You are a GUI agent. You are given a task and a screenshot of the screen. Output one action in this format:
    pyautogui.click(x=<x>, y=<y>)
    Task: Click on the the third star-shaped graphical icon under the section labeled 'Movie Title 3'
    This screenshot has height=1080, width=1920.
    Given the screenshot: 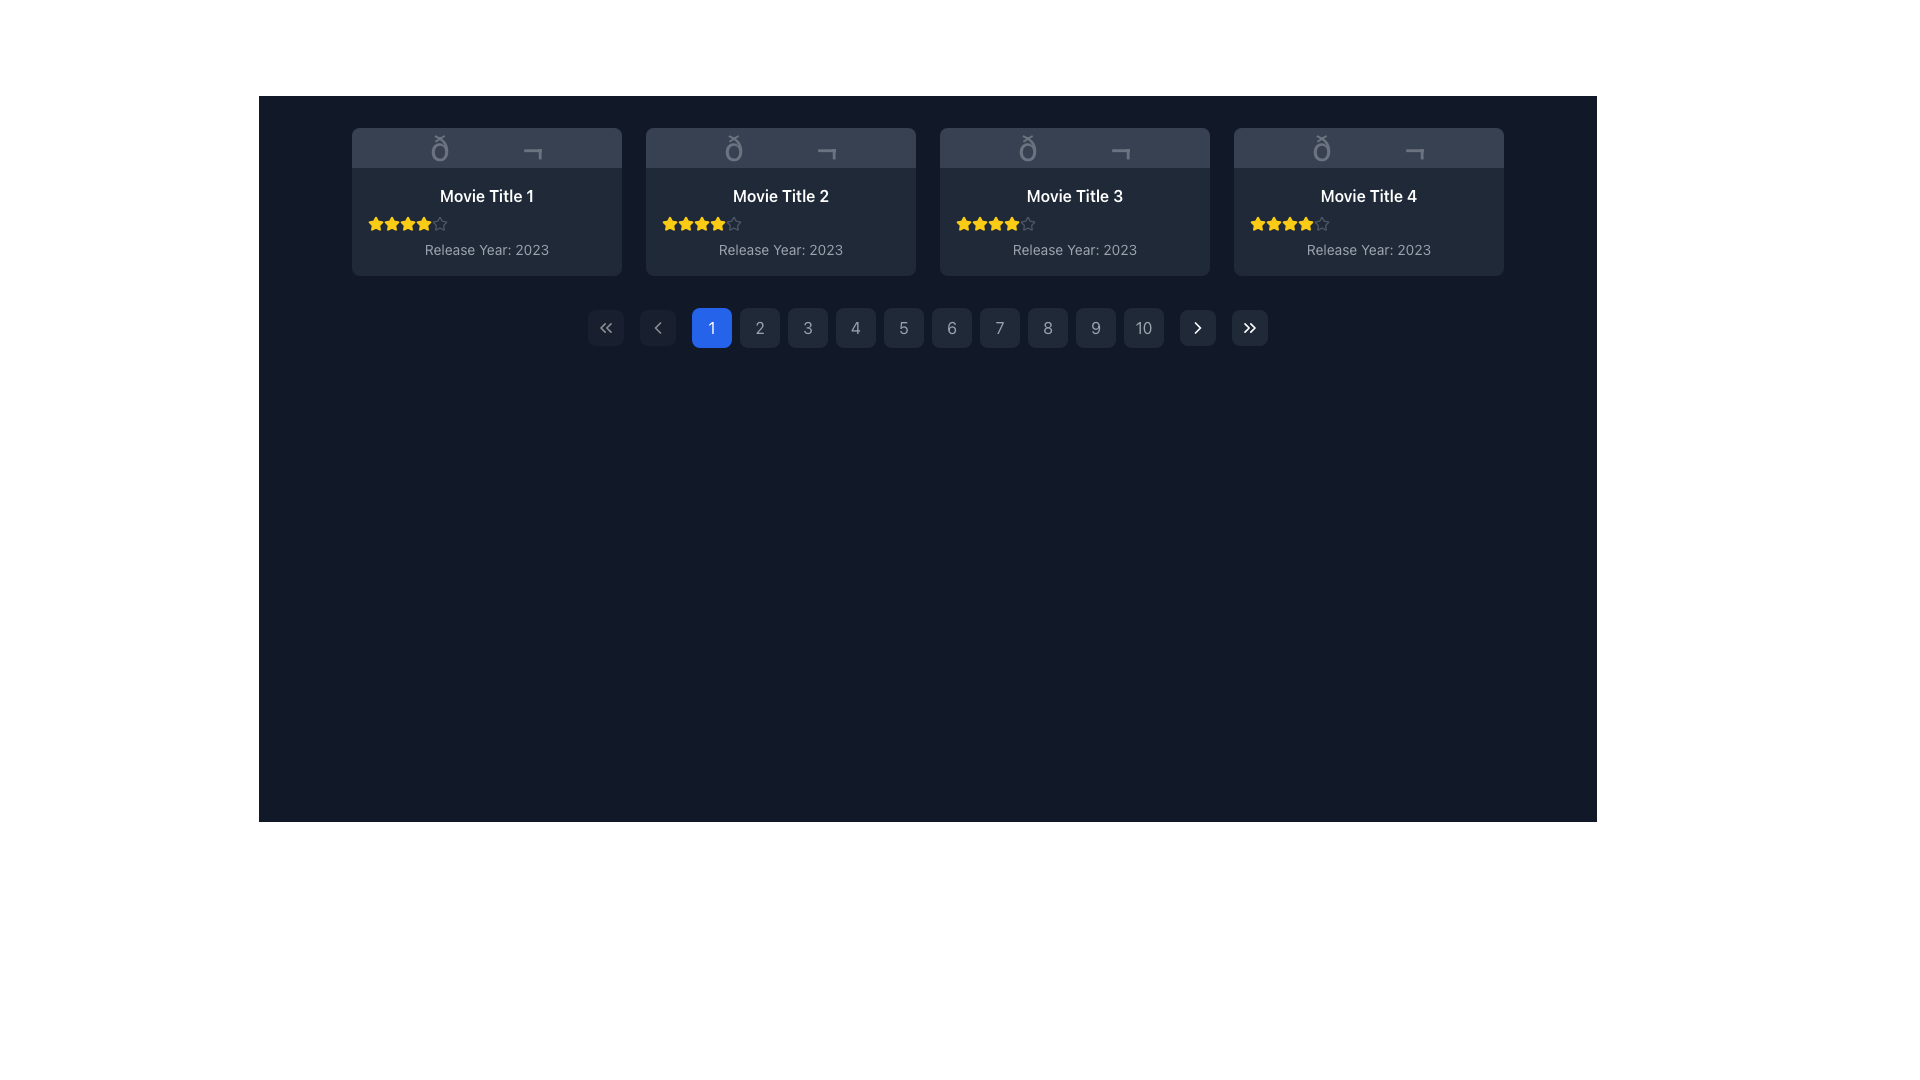 What is the action you would take?
    pyautogui.click(x=964, y=223)
    